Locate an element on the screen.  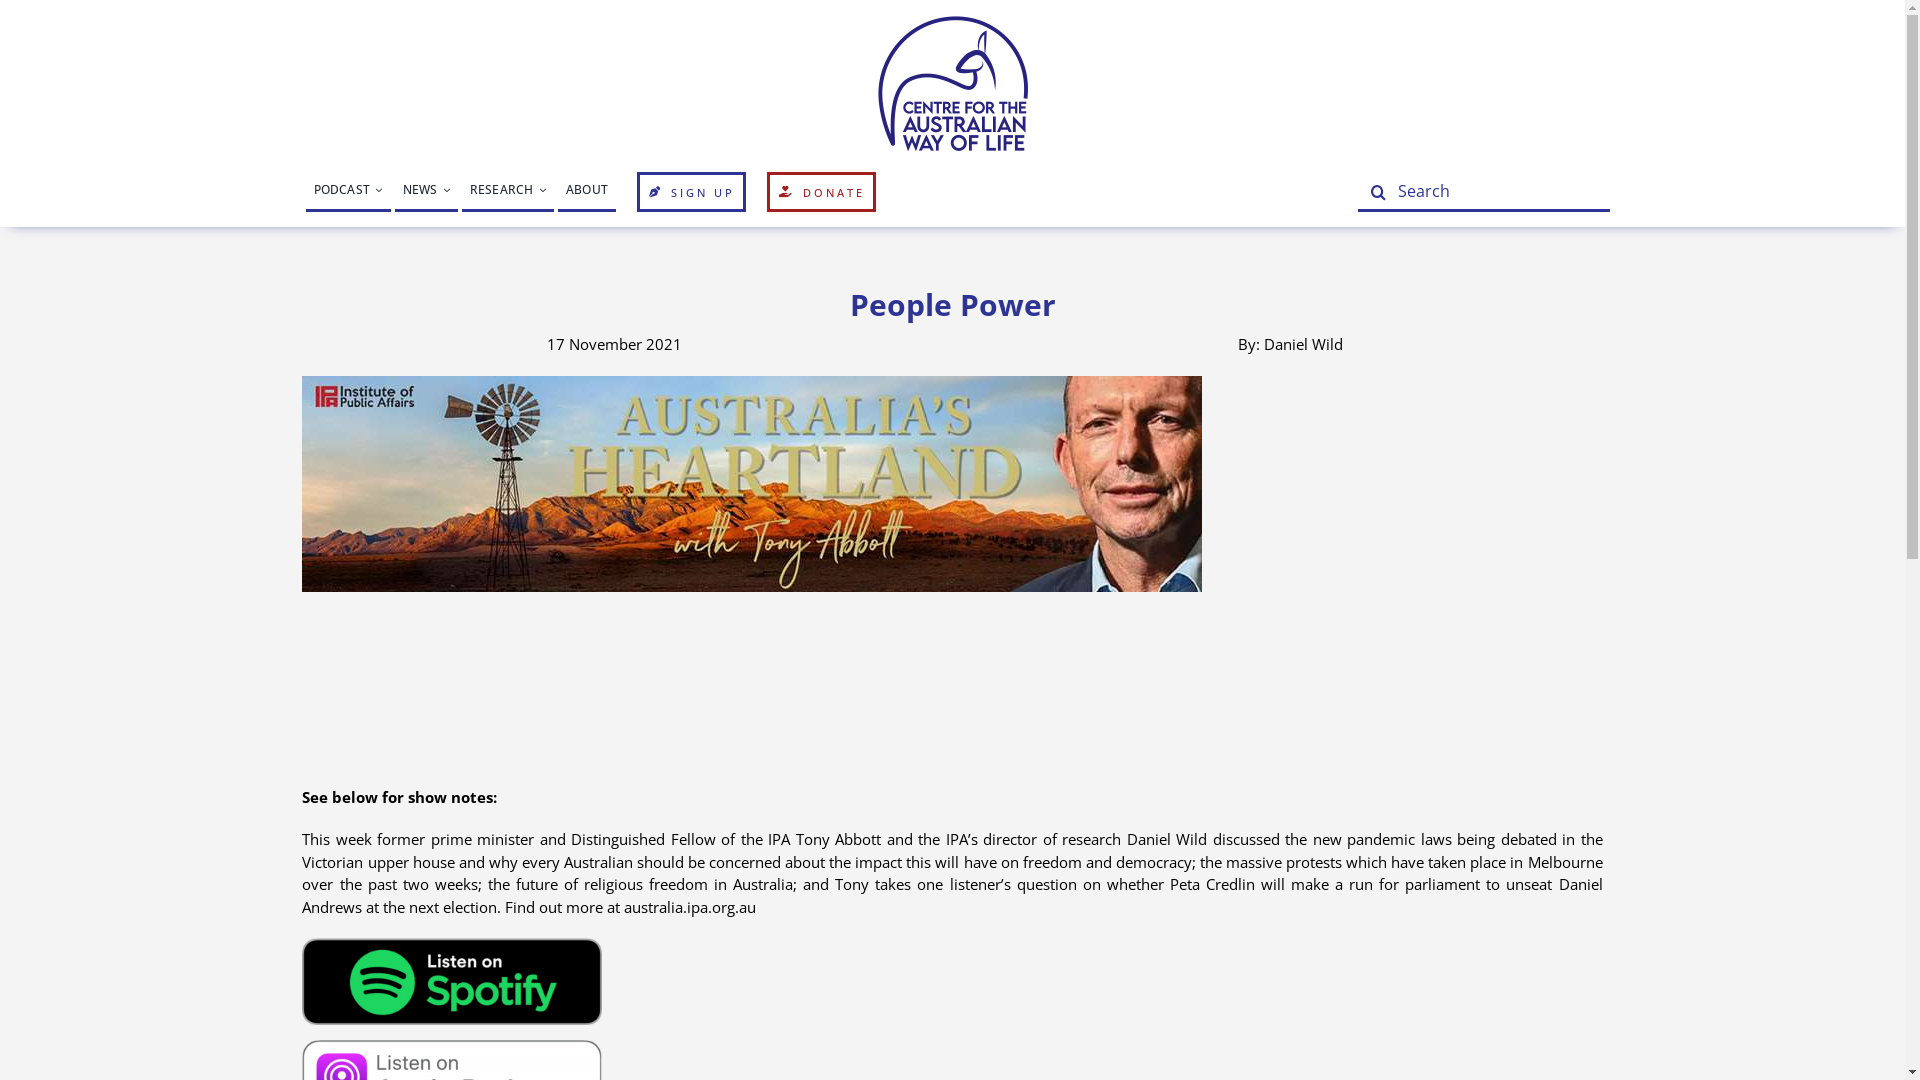
'ABOUT' is located at coordinates (585, 192).